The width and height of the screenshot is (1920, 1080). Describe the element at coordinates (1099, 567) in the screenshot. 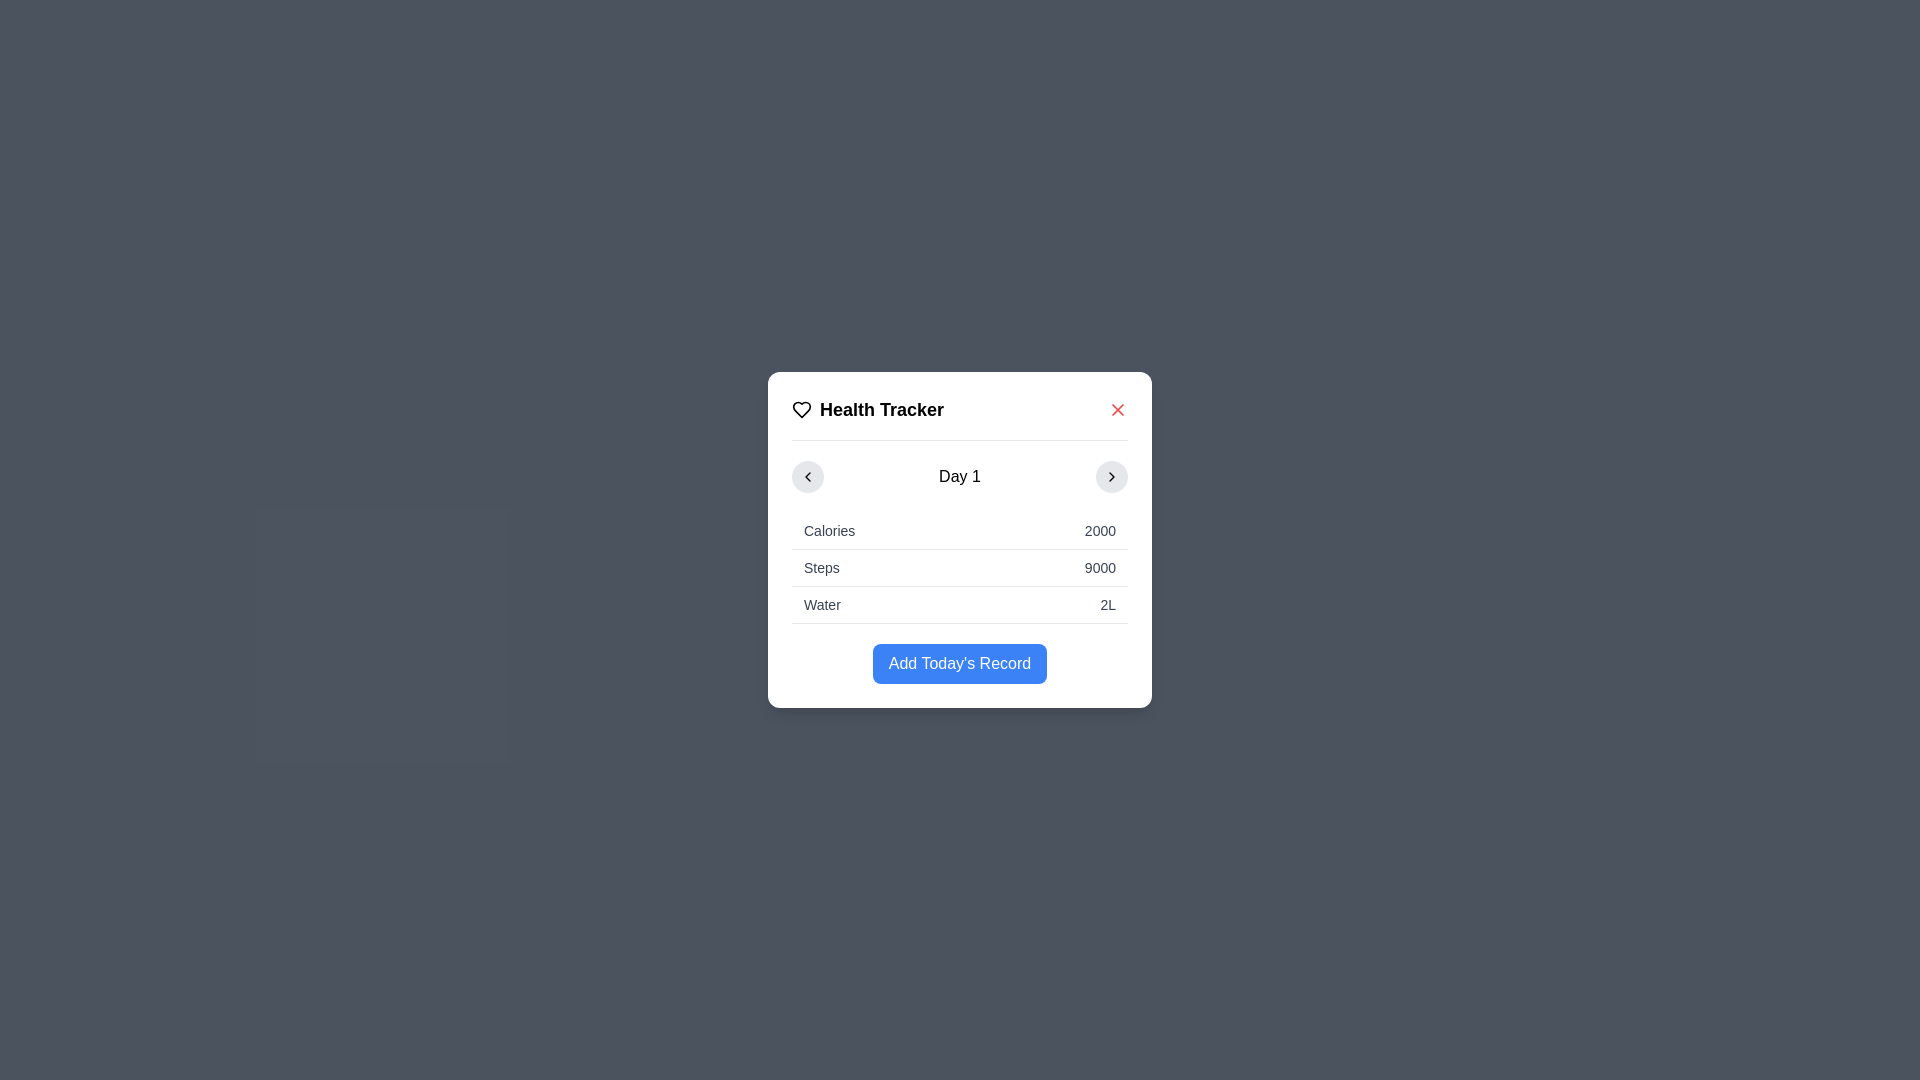

I see `the Text Display element that shows the number of steps taken, located in the second row of a table inside a modal dialog box, to the right of the label 'Steps'` at that location.